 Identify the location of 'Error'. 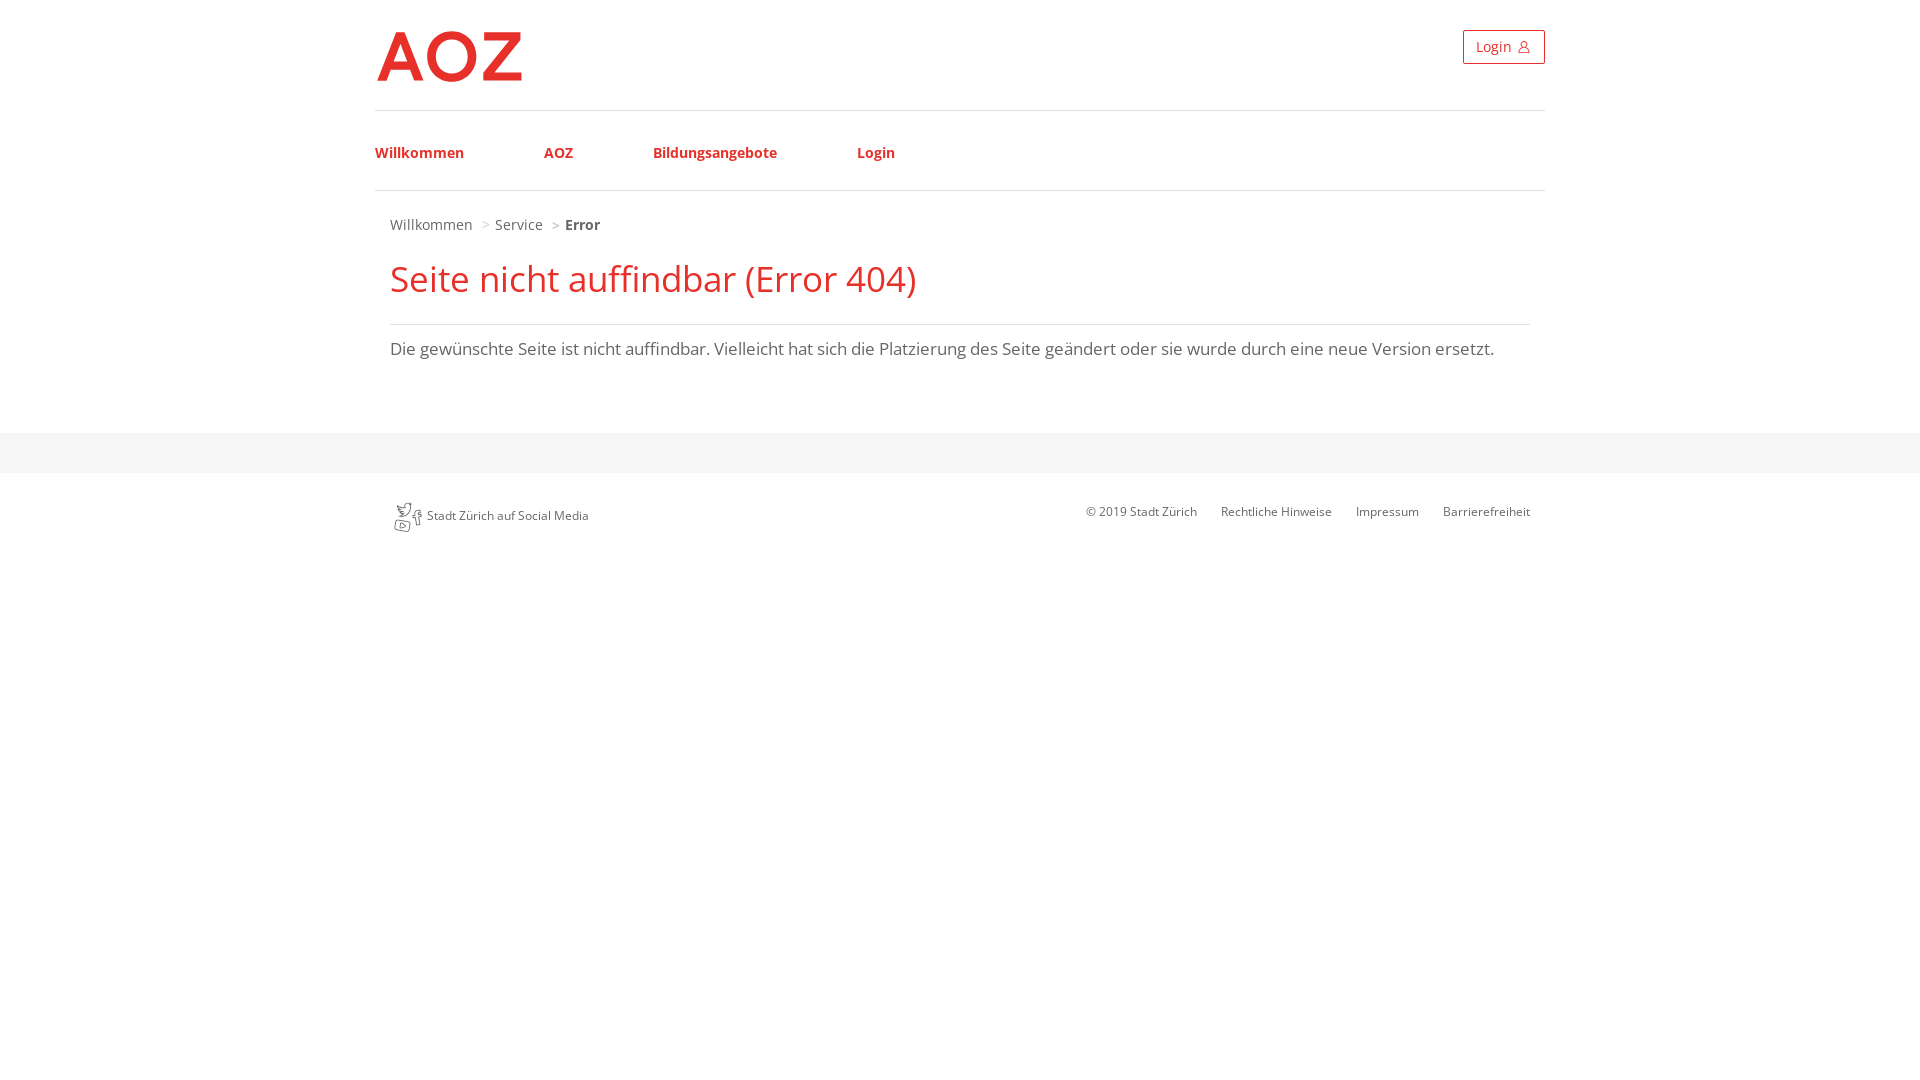
(564, 224).